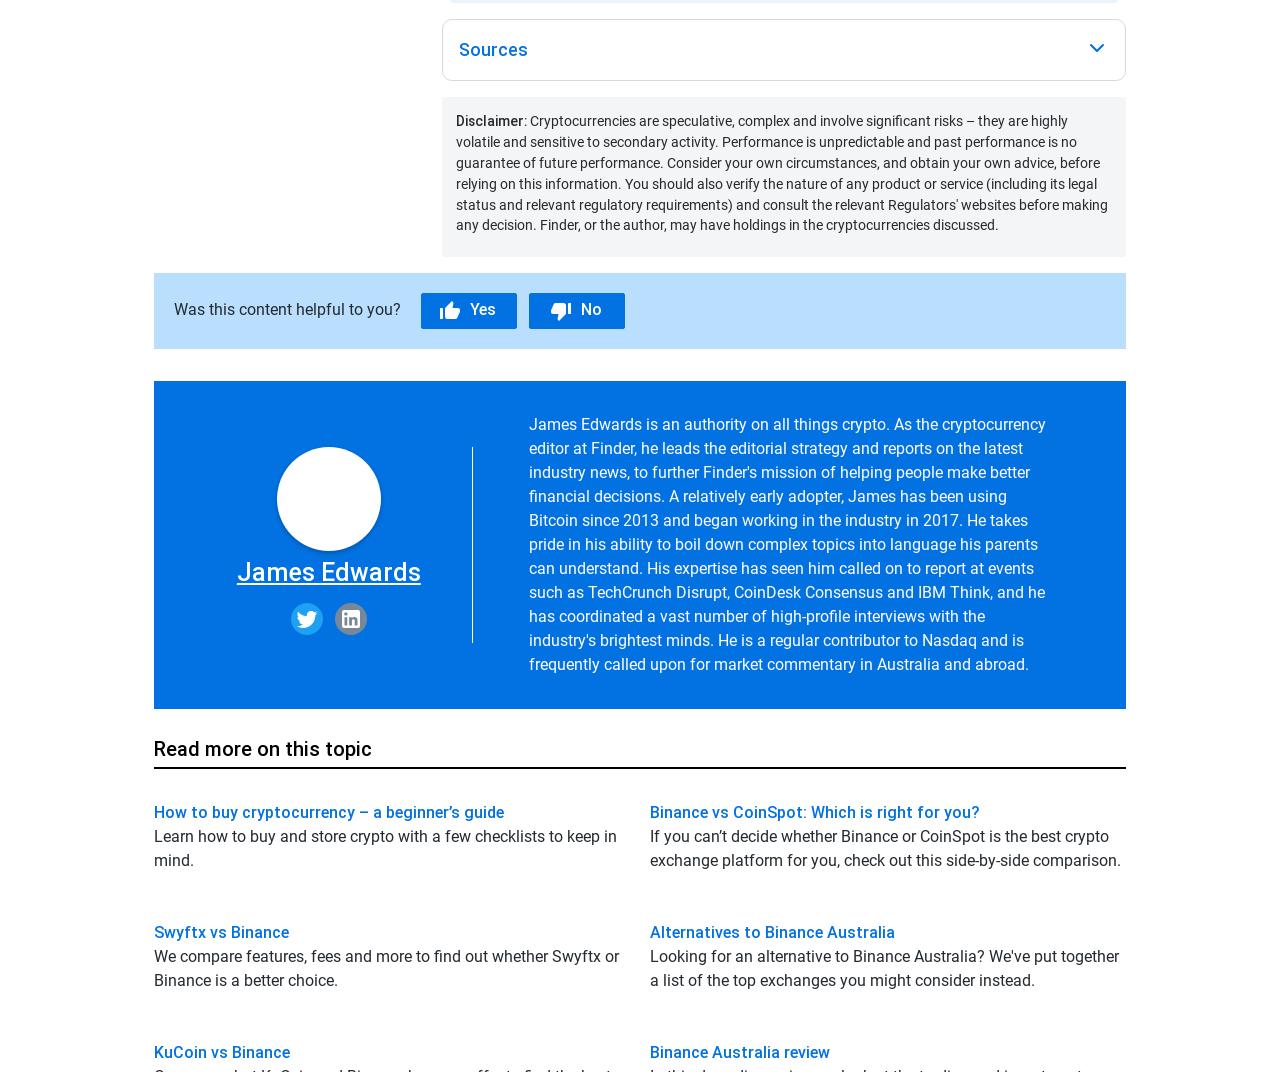 The height and width of the screenshot is (1072, 1280). What do you see at coordinates (328, 810) in the screenshot?
I see `'How to buy cryptocurrency – a beginner’s guide'` at bounding box center [328, 810].